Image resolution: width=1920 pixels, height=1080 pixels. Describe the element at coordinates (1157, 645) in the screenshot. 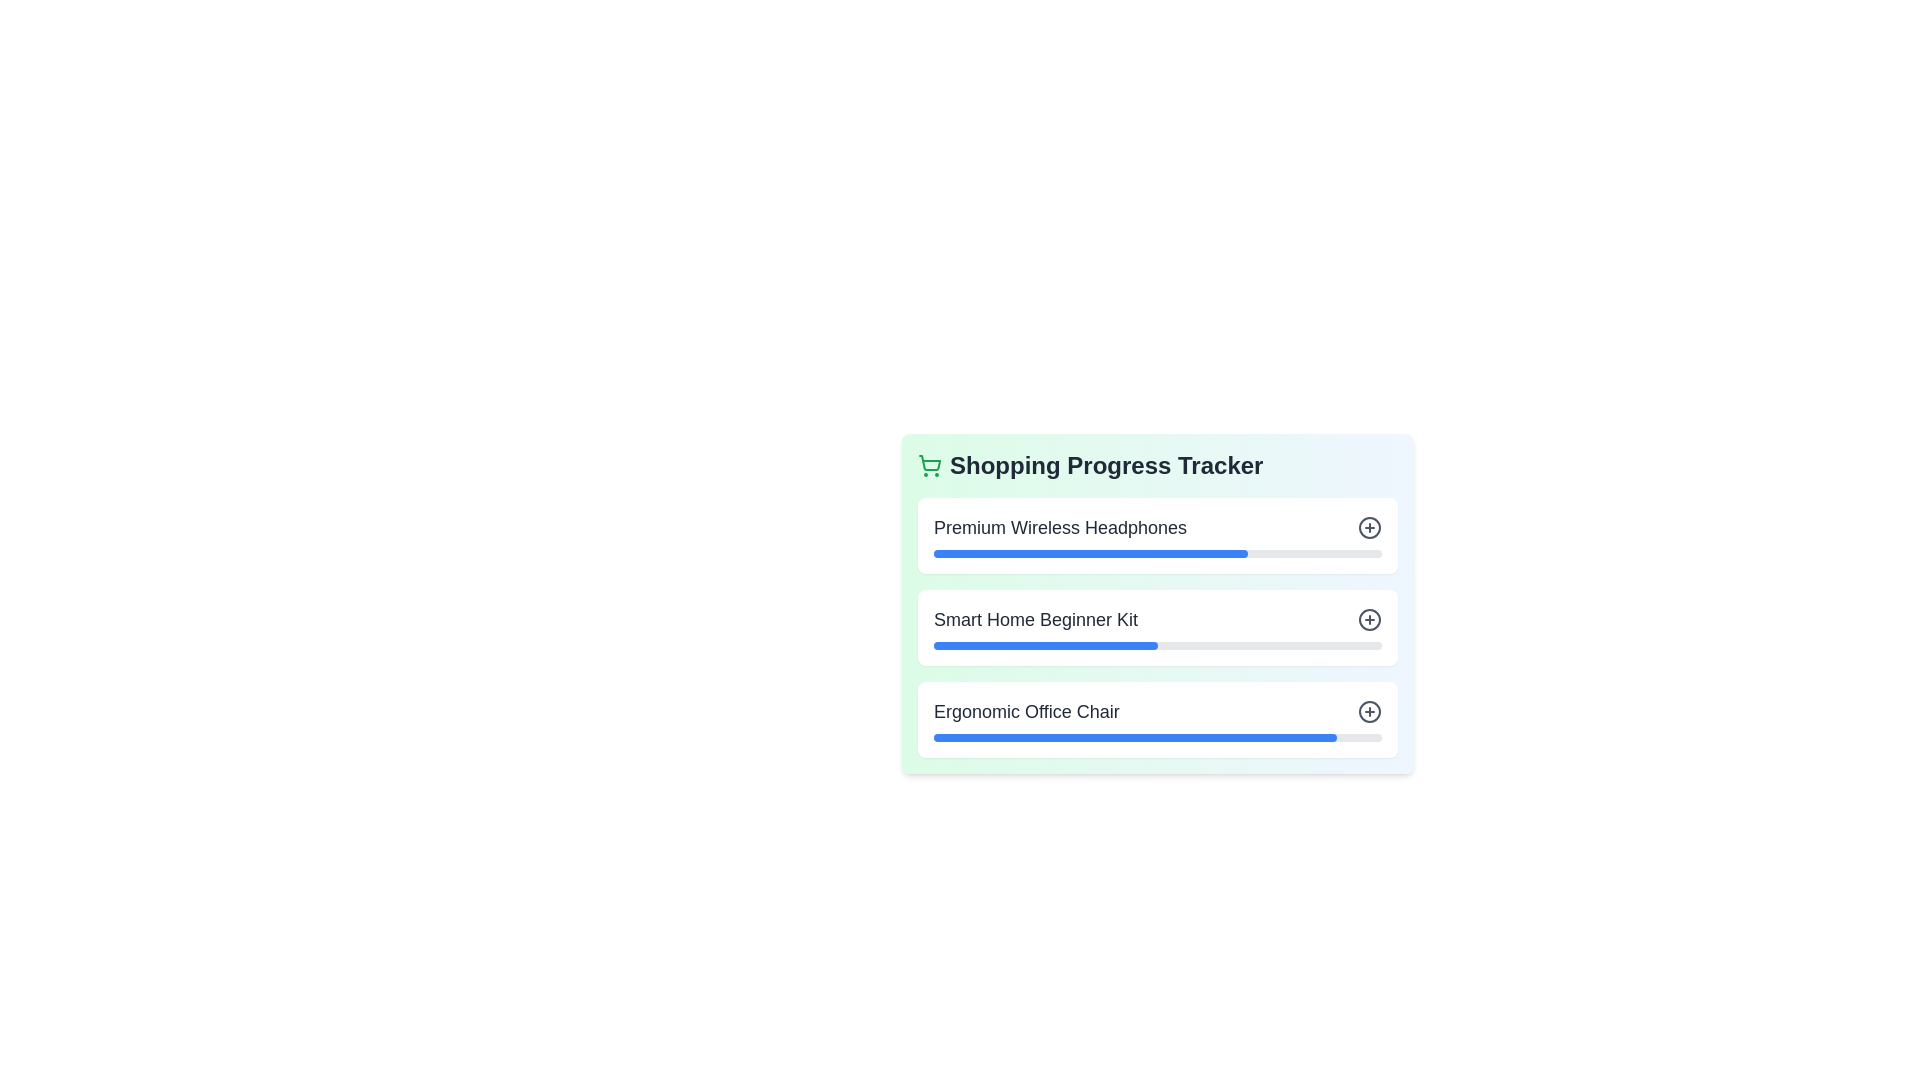

I see `the horizontal progress bar with a light gray background and blue filled section, located within the 'Smart Home Beginner Kit' card, beneath the text and to the left of an icon` at that location.